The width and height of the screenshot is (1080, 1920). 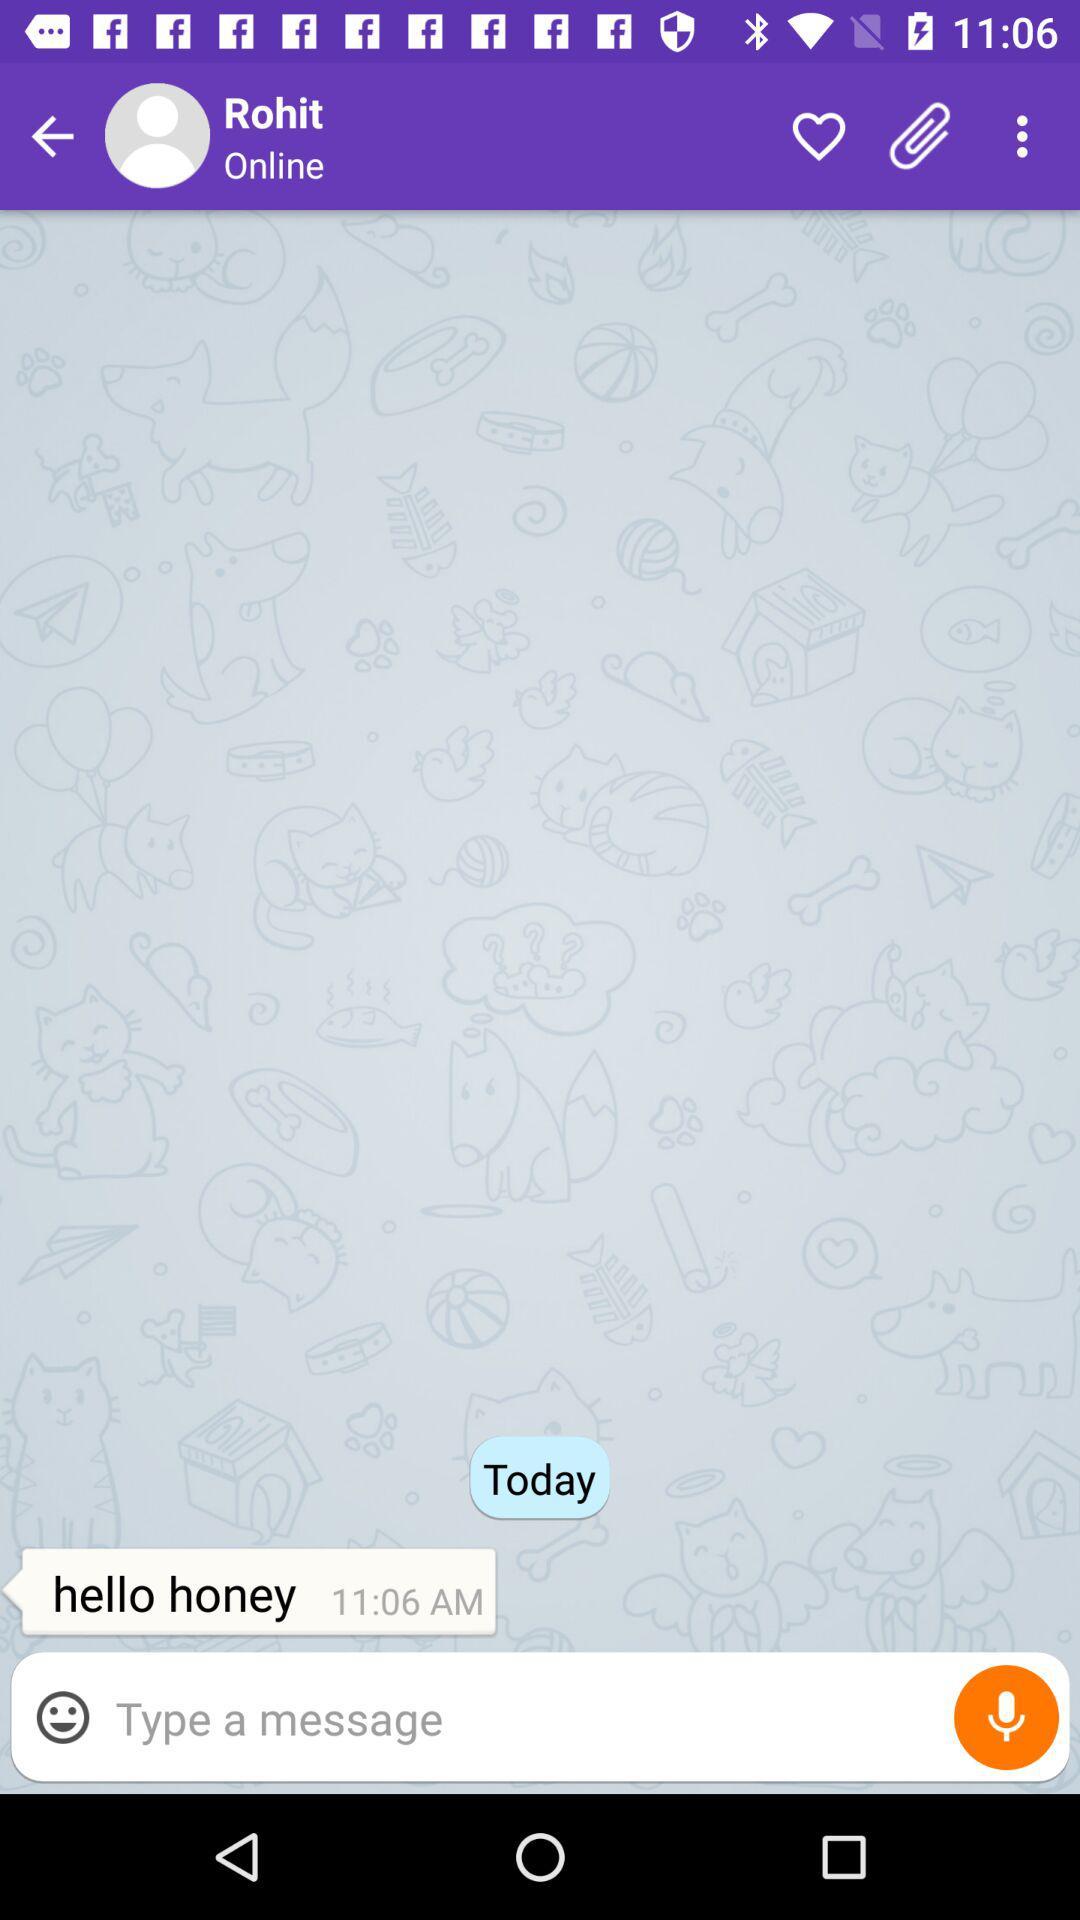 What do you see at coordinates (1006, 1716) in the screenshot?
I see `the item at the bottom right corner` at bounding box center [1006, 1716].